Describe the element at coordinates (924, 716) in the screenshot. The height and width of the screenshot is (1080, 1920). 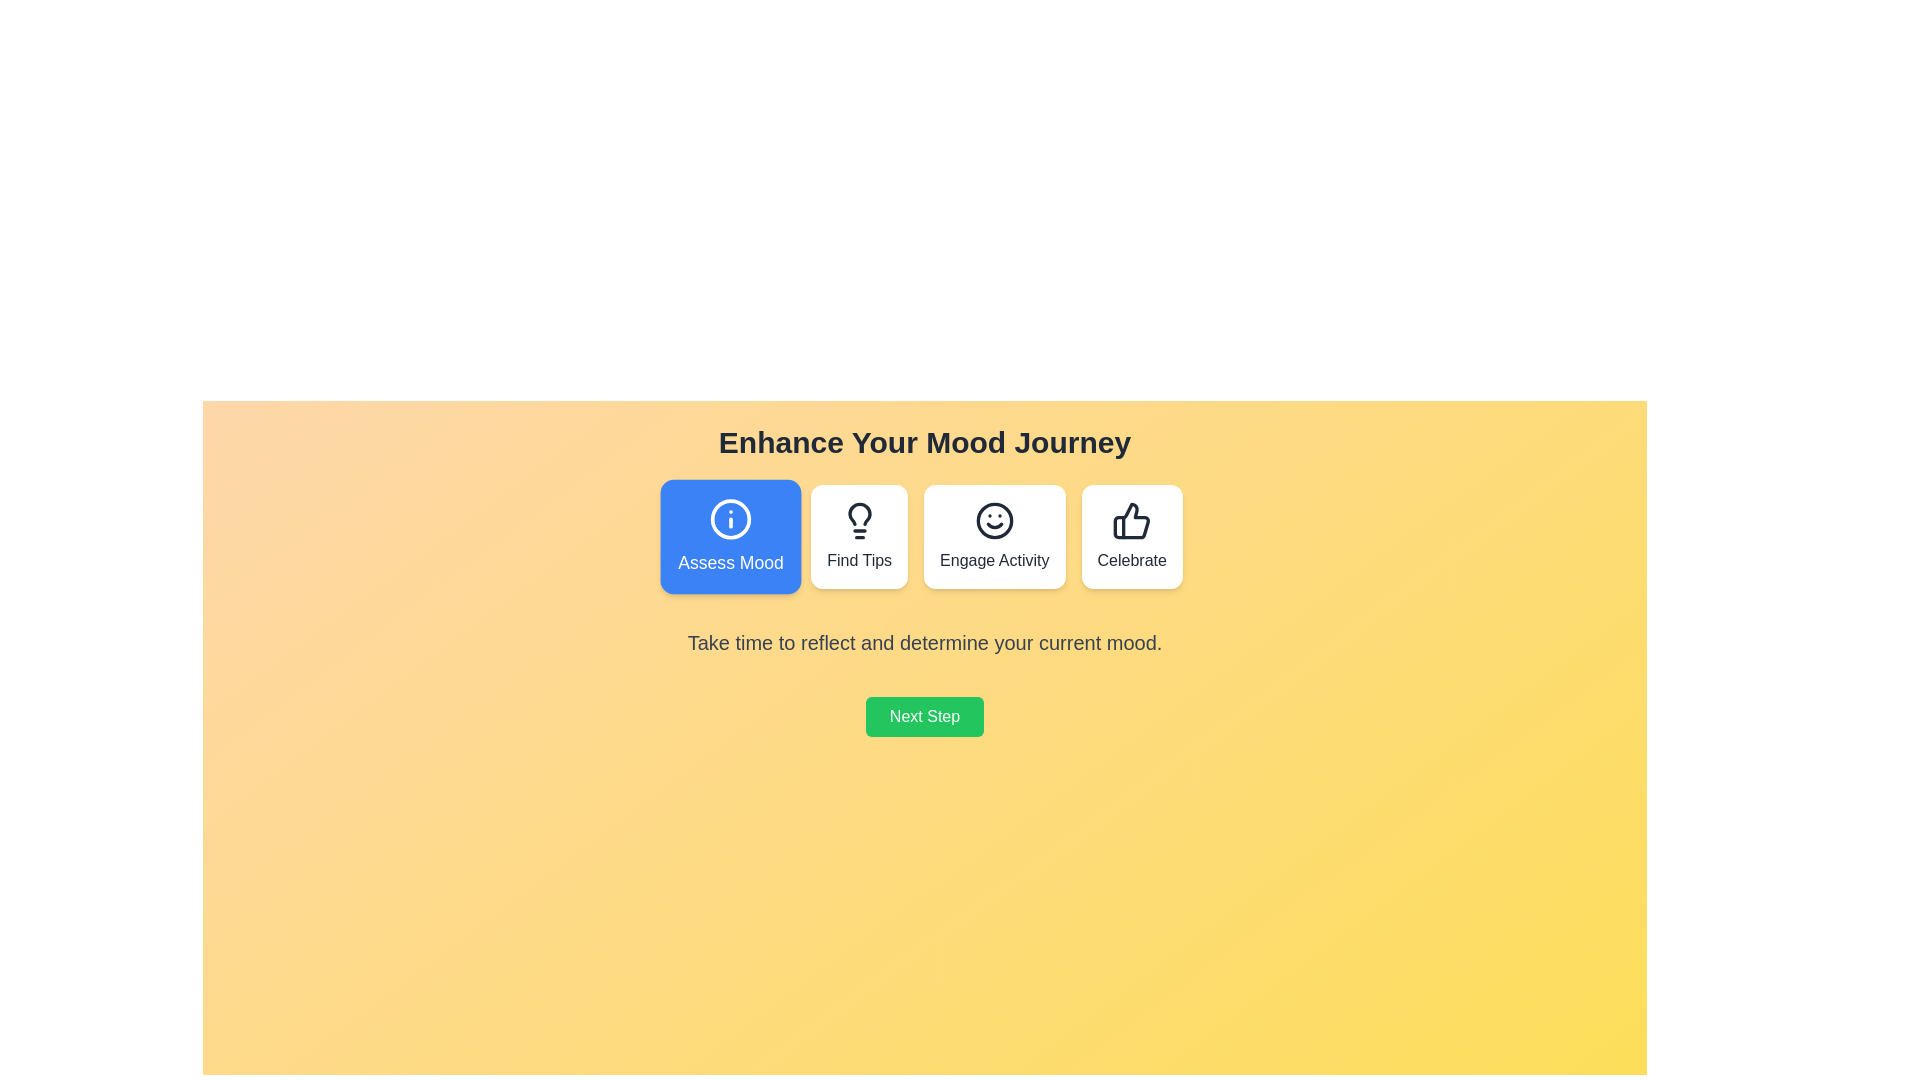
I see `the 'Next Step' button to proceed to the next step in the mood journey` at that location.